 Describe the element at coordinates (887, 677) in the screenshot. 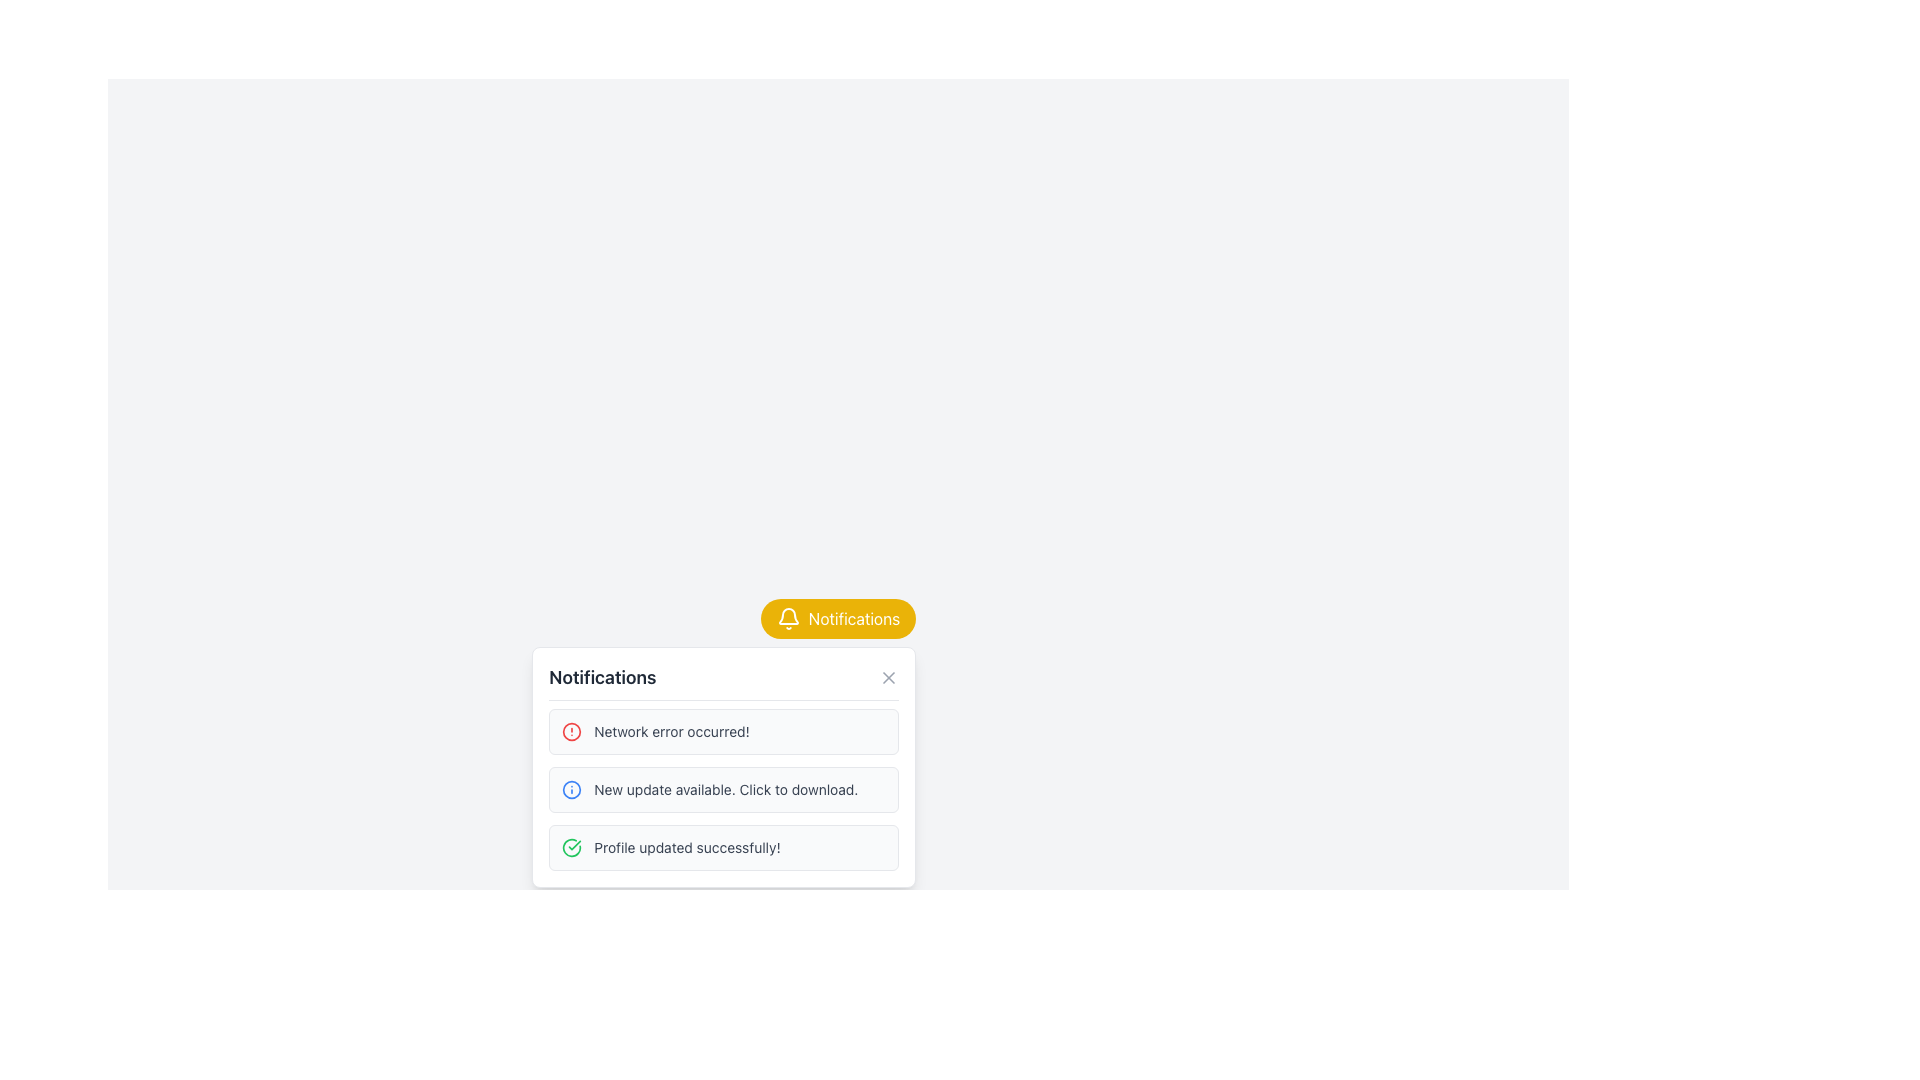

I see `the close button located at the far right of the notifications panel header` at that location.